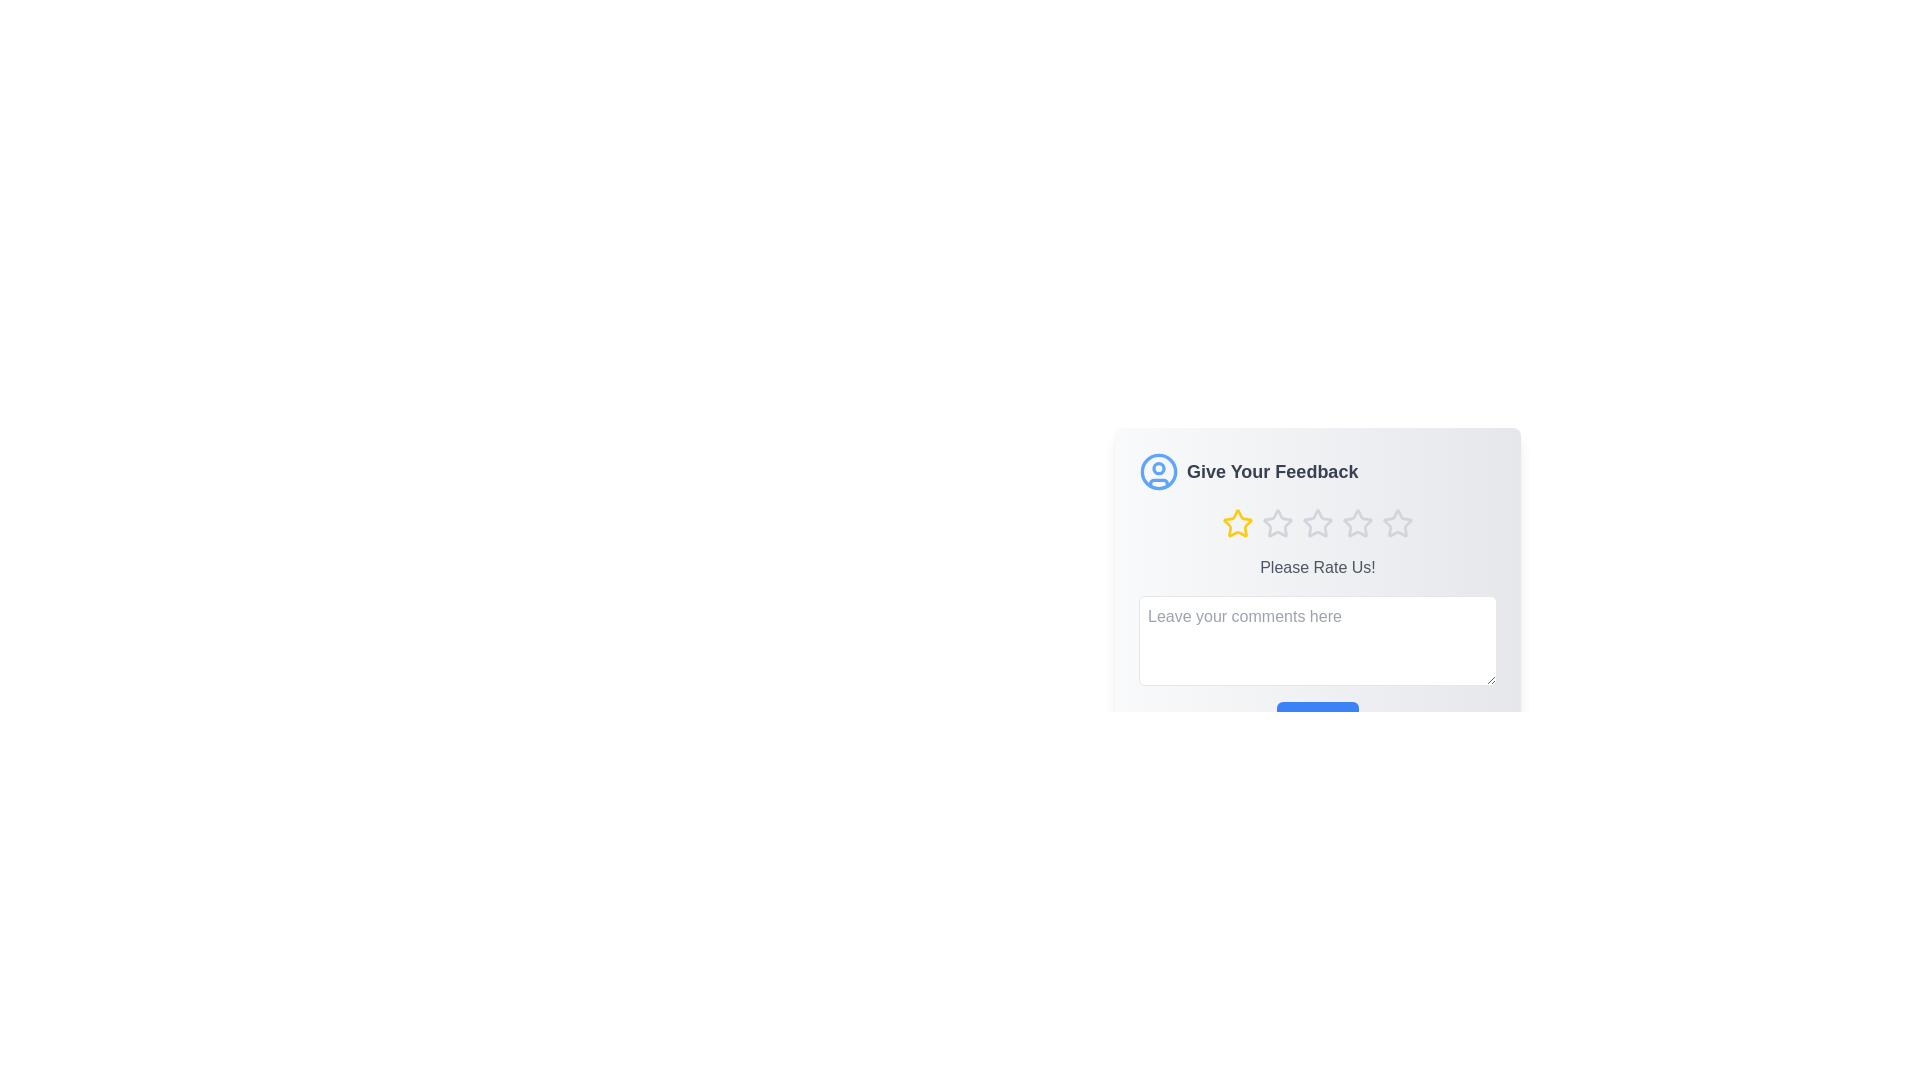 The width and height of the screenshot is (1920, 1080). I want to click on the text label that says 'Give Your Feedback', which is styled with a large bold font and positioned above star rating icons and a text input area, so click(1271, 471).